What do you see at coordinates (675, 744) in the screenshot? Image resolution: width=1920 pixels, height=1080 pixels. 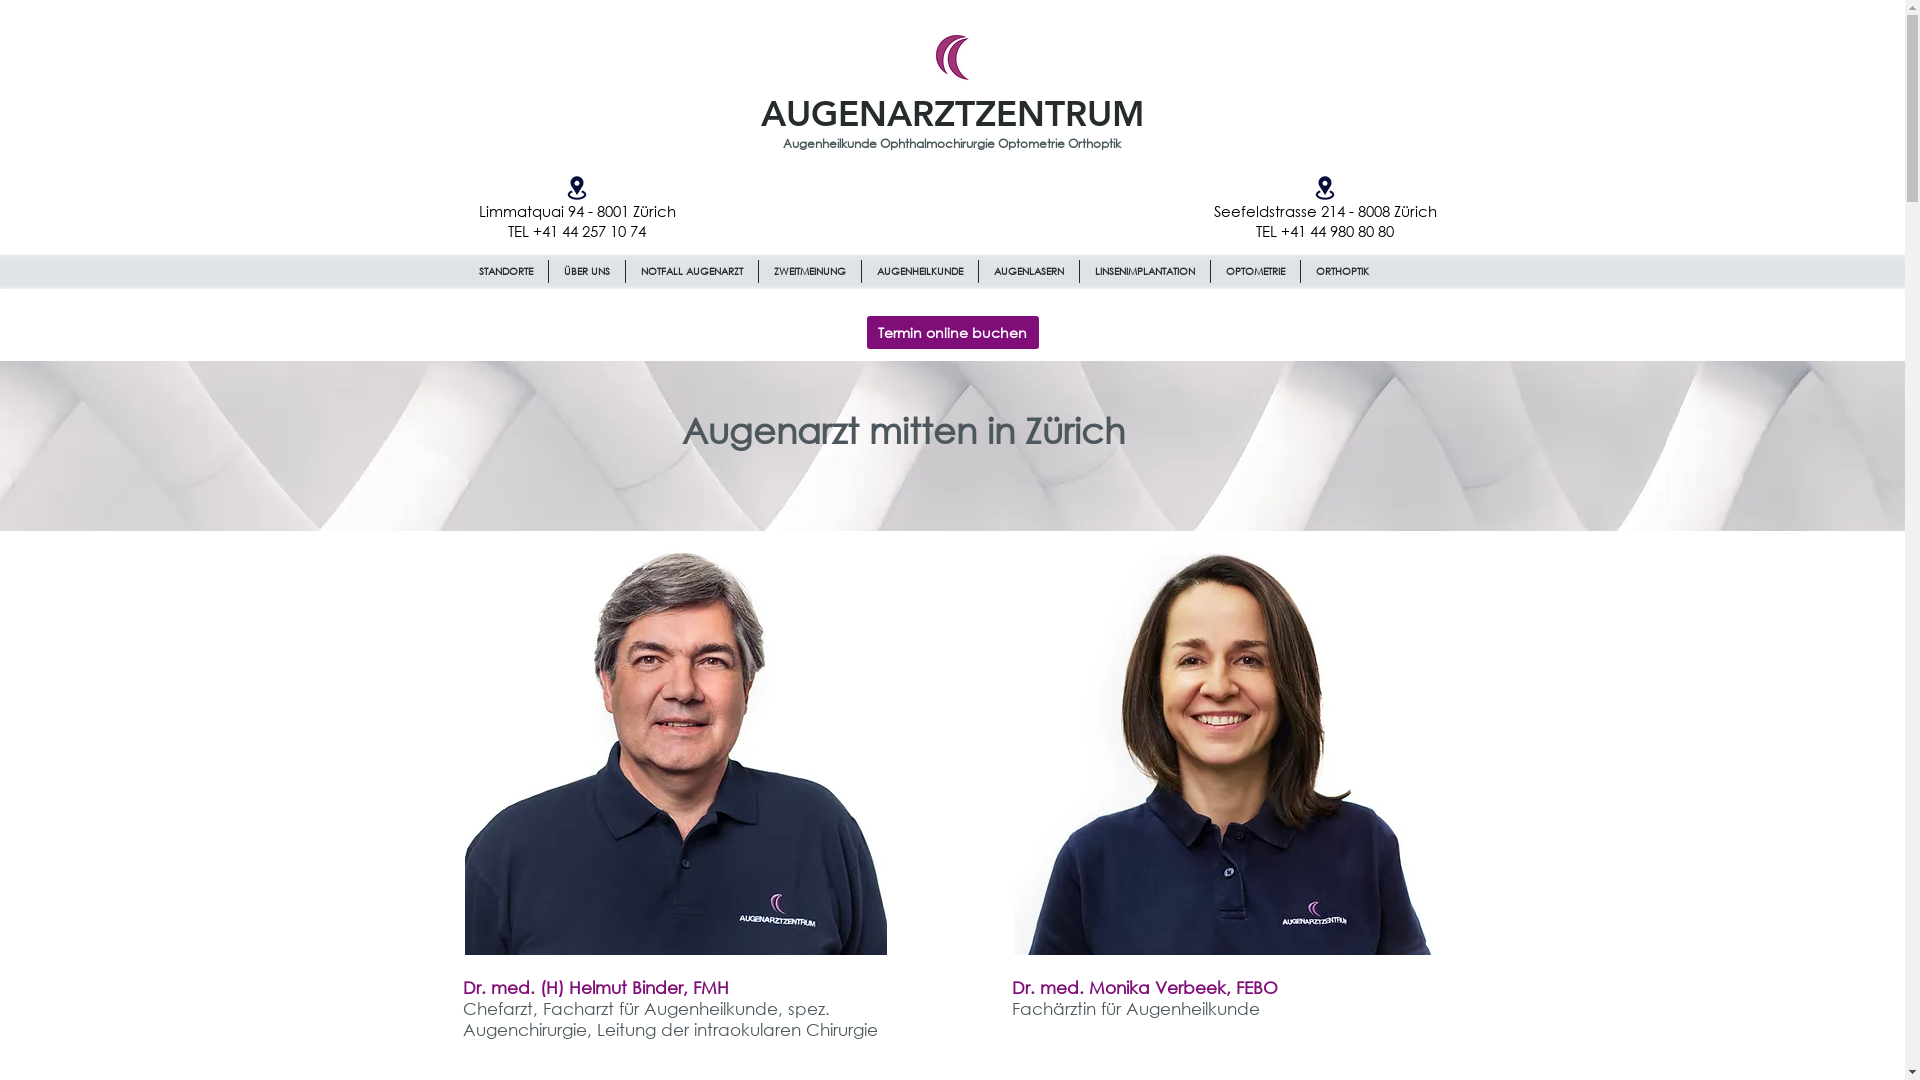 I see `'Dr. med. Helmut Binder'` at bounding box center [675, 744].